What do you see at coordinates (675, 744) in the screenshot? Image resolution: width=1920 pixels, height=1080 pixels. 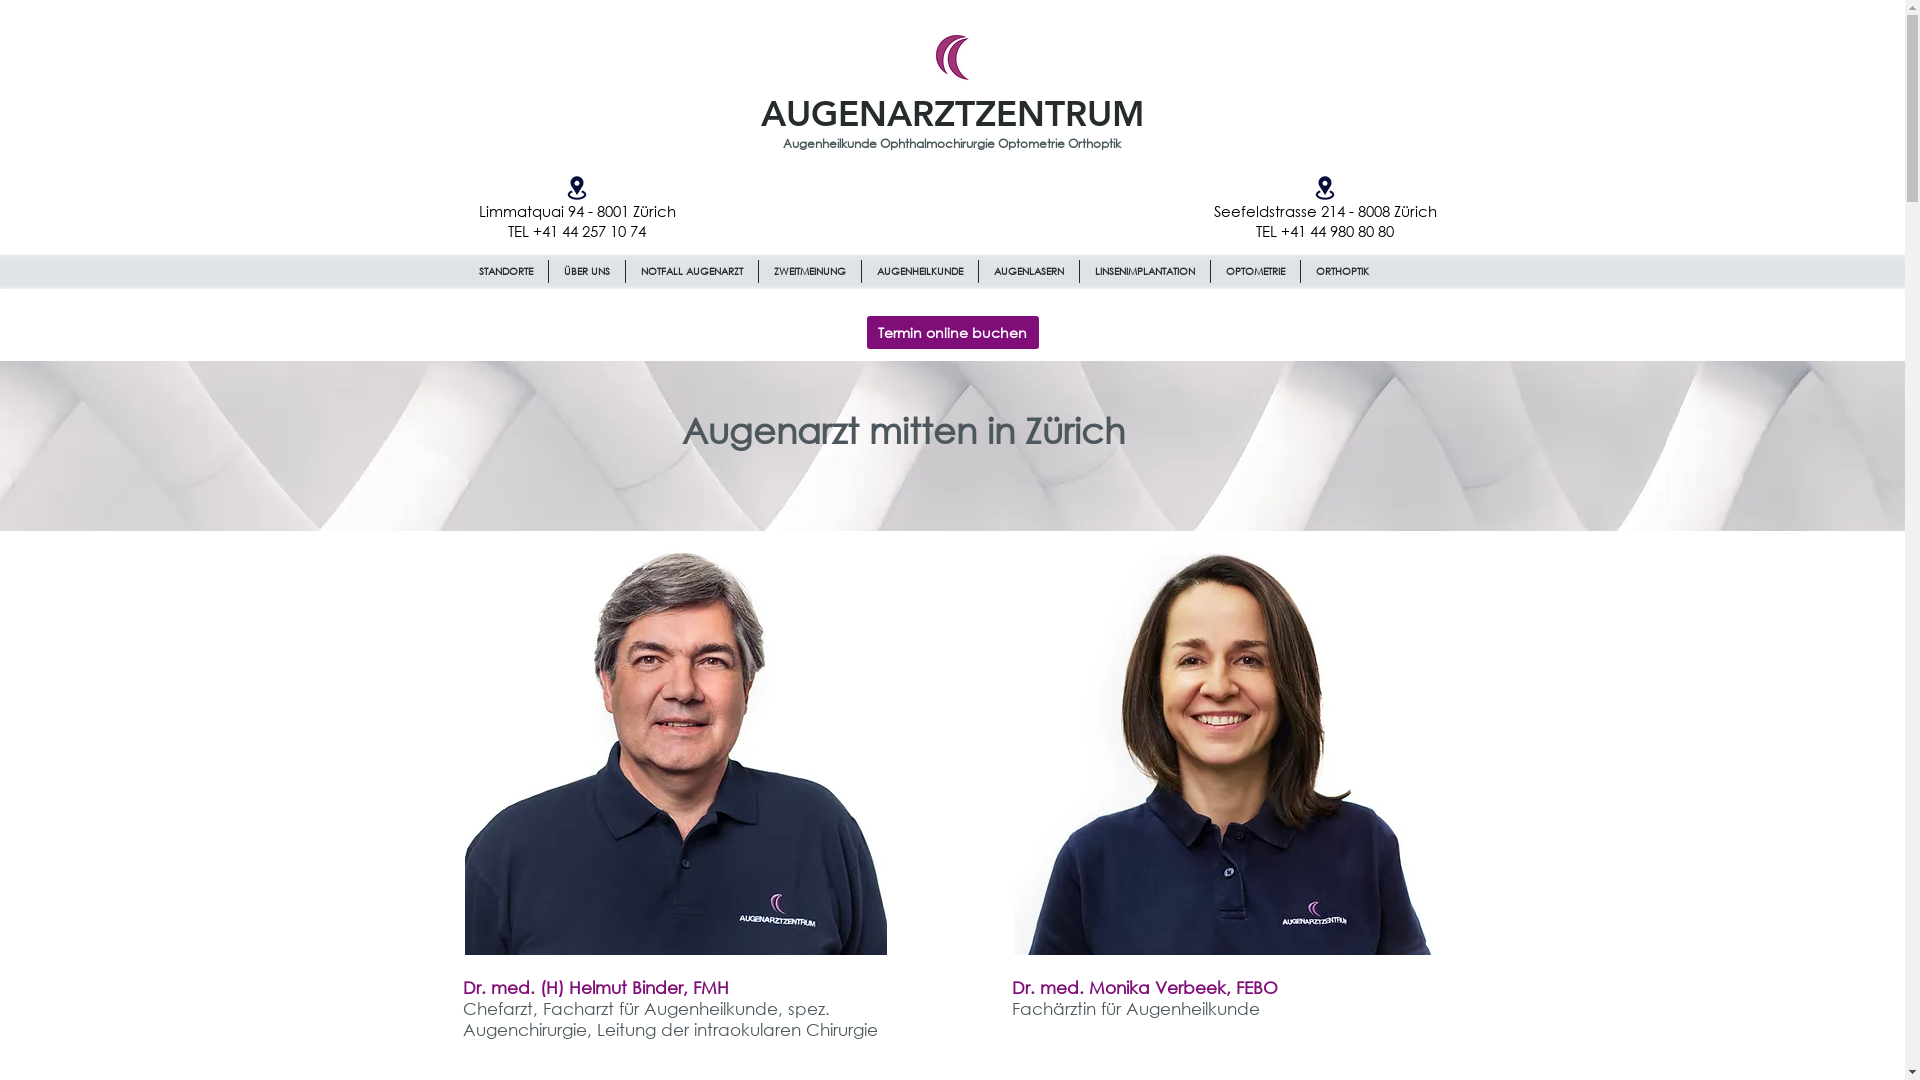 I see `'Dr. med. Helmut Binder'` at bounding box center [675, 744].